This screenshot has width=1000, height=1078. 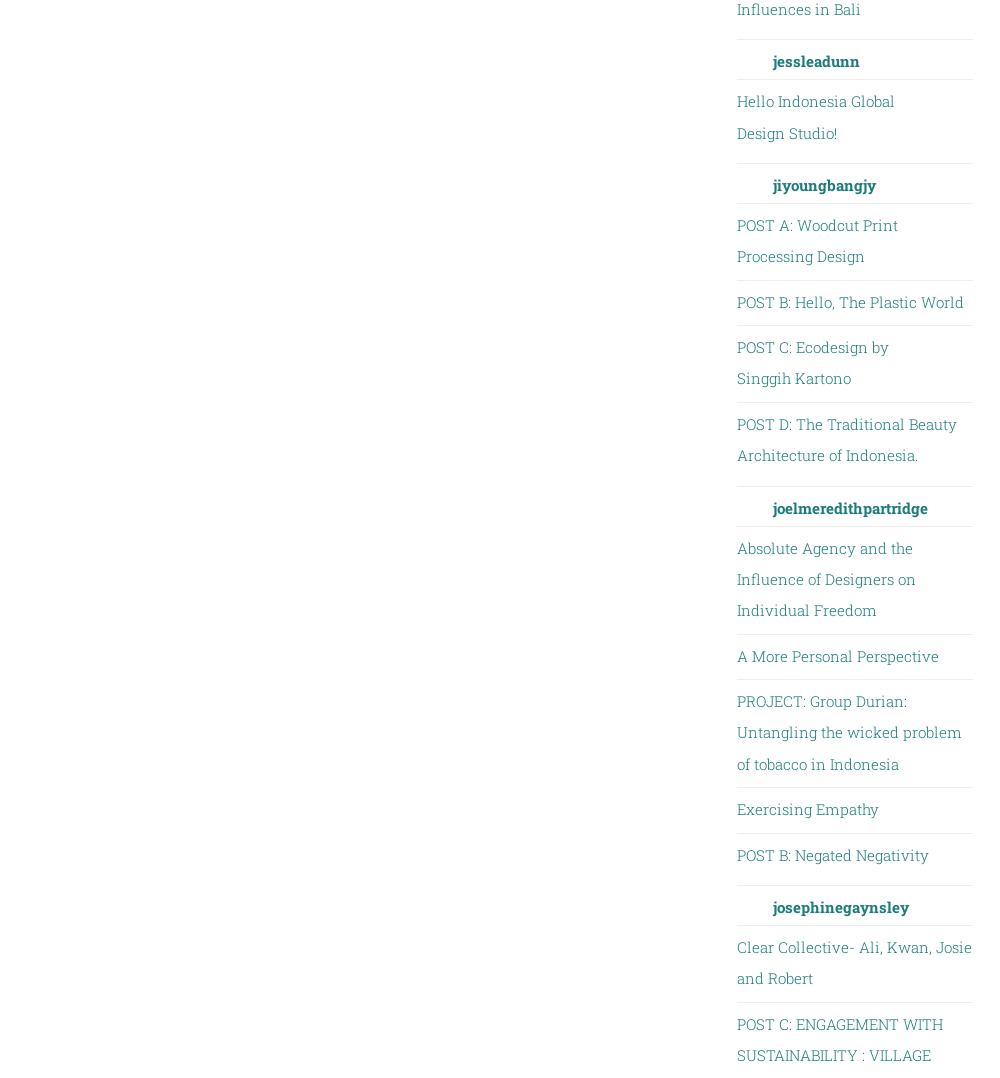 What do you see at coordinates (831, 852) in the screenshot?
I see `'POST B: Negated Negativity'` at bounding box center [831, 852].